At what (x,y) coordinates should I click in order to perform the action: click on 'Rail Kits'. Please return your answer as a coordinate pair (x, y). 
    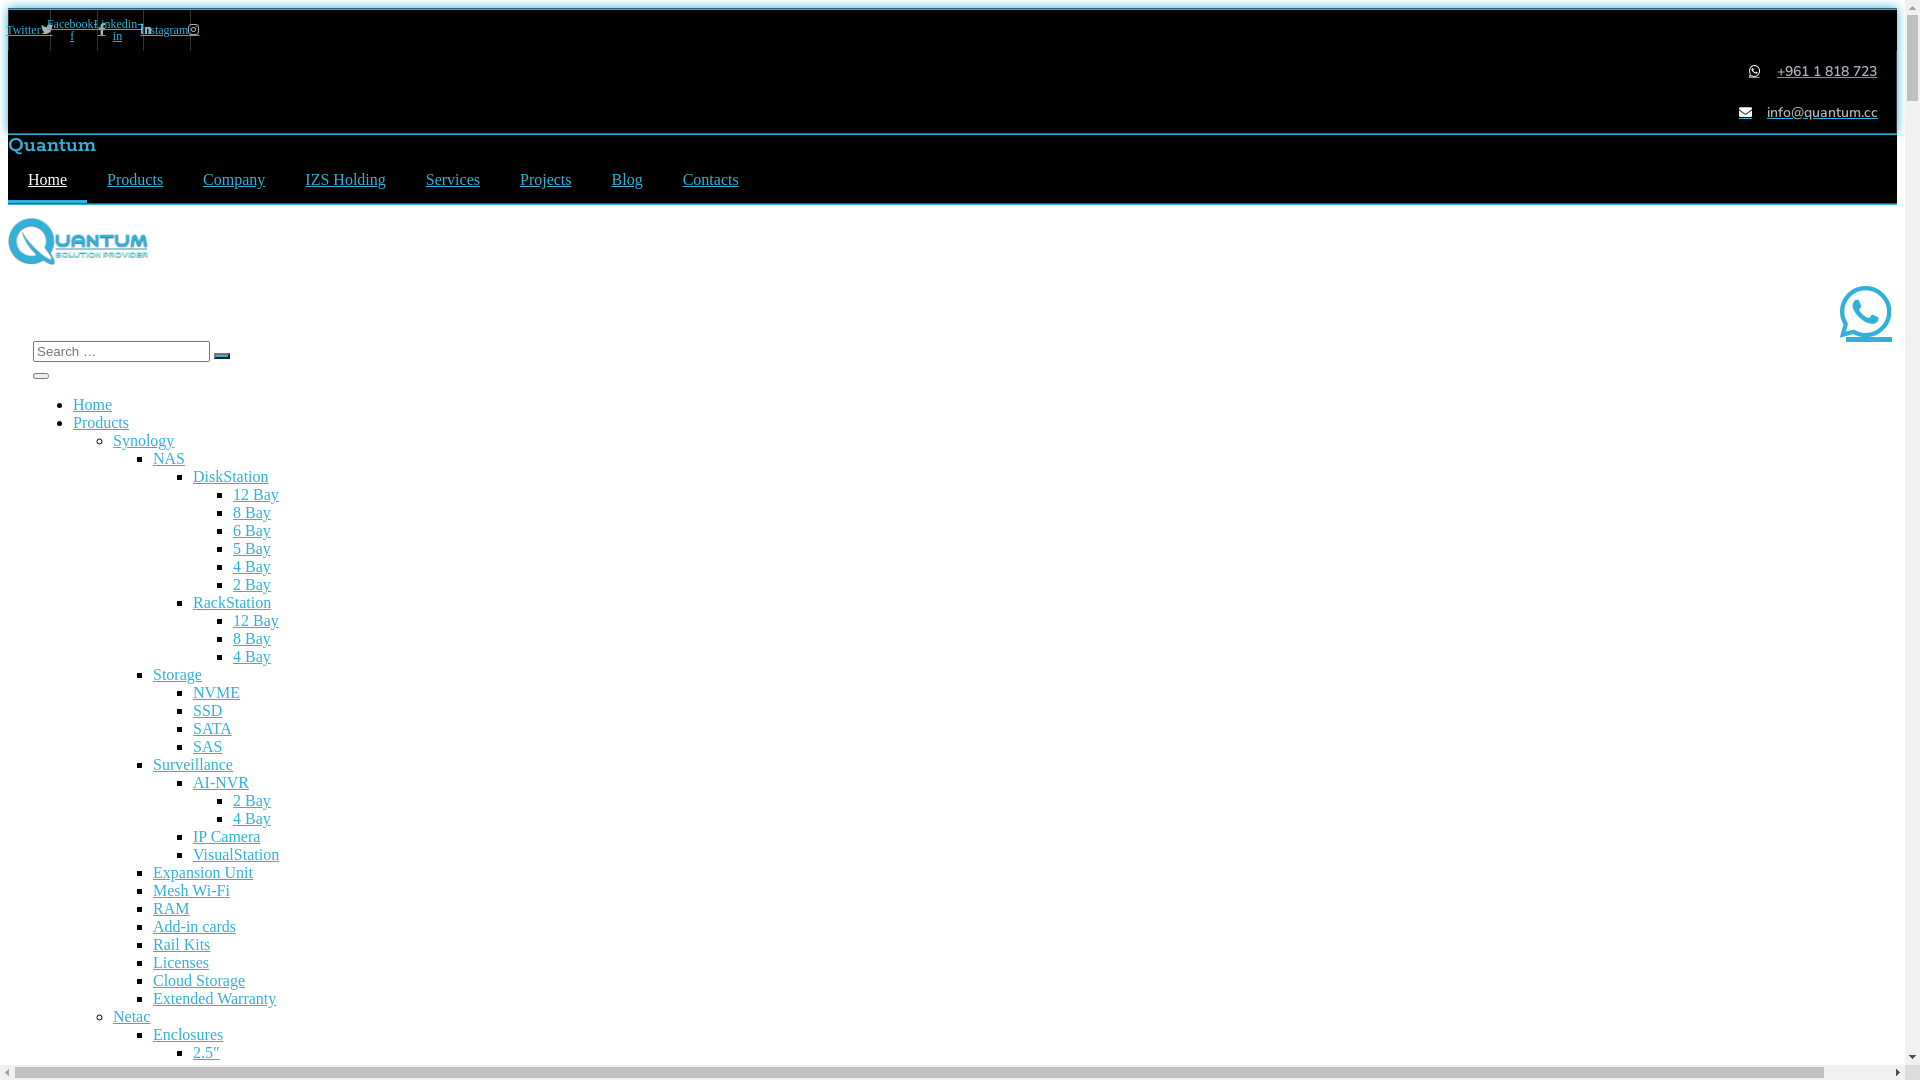
    Looking at the image, I should click on (181, 944).